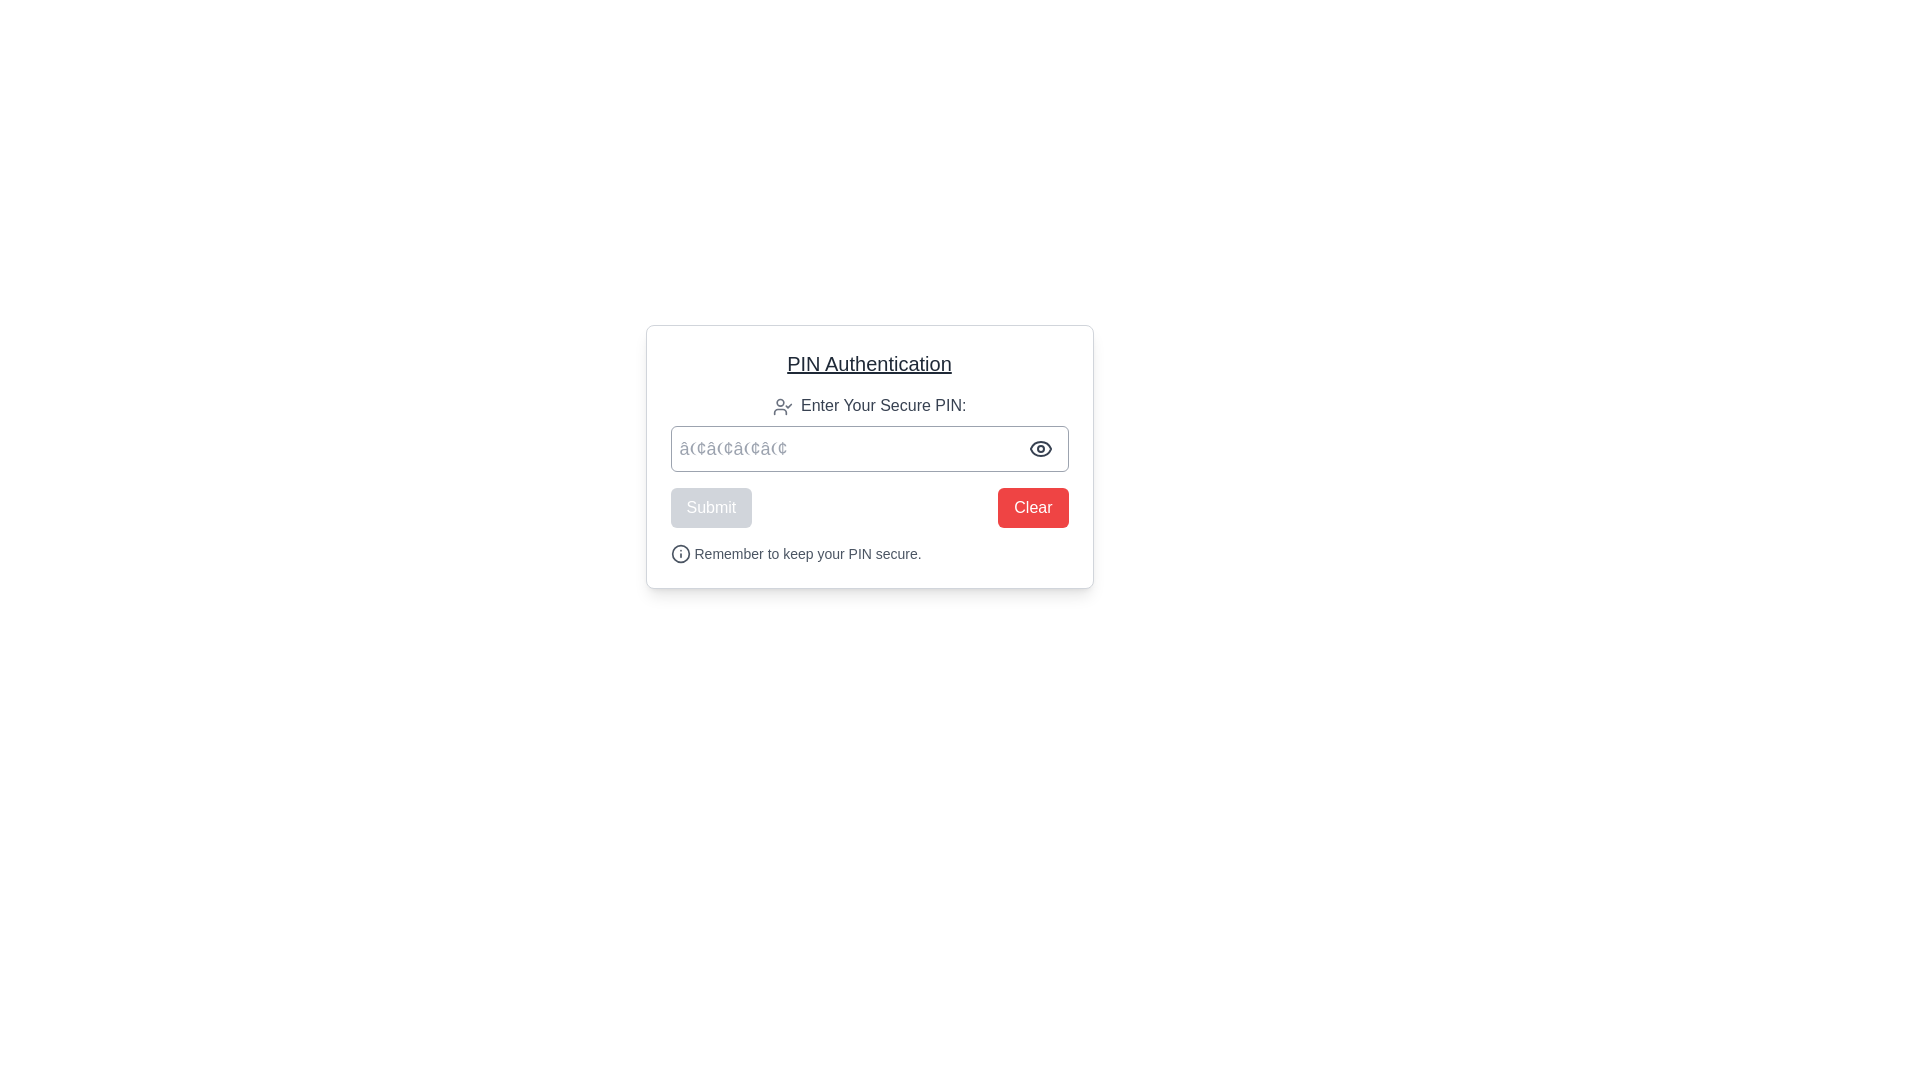  Describe the element at coordinates (711, 507) in the screenshot. I see `the 'Submit' button, which is a medium-sized rectangular button with a green background and bold white text, located just below the text input field and to the left of the 'Clear' button` at that location.